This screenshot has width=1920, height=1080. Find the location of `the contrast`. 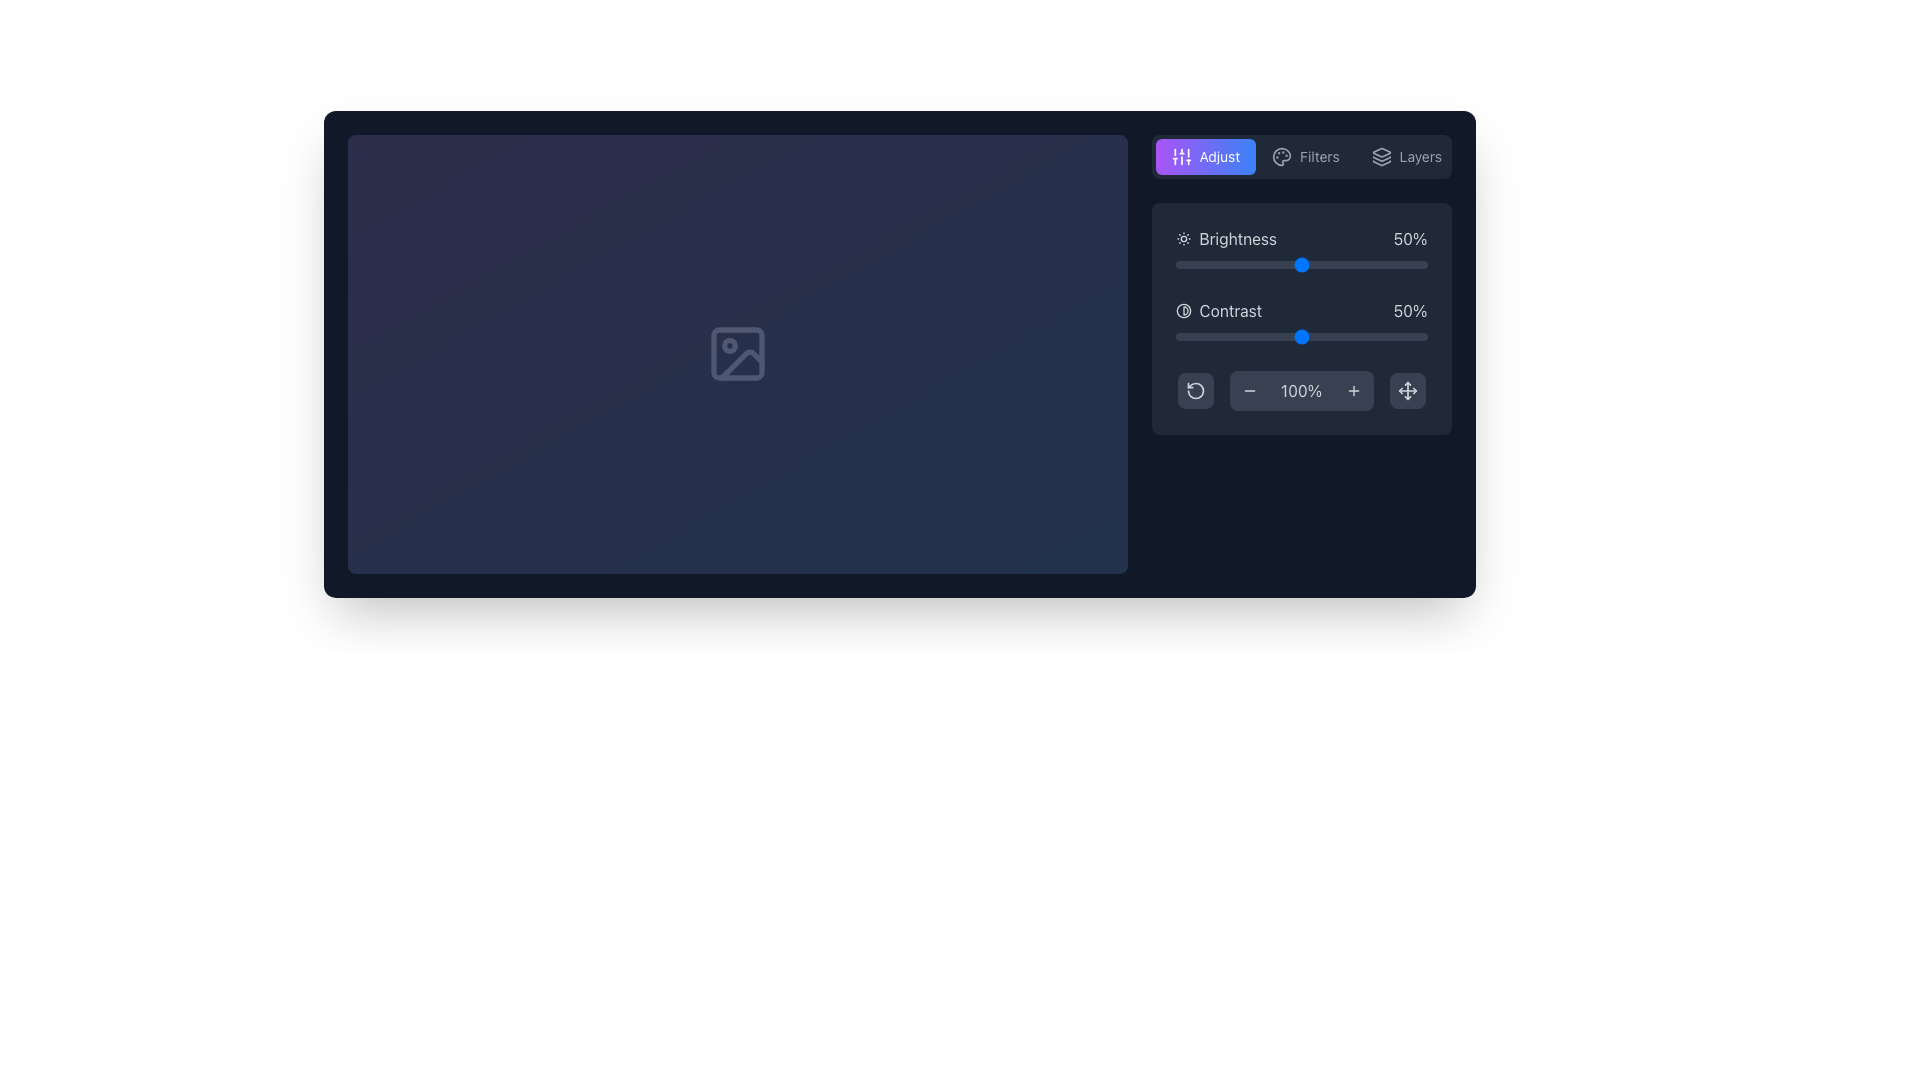

the contrast is located at coordinates (1411, 335).